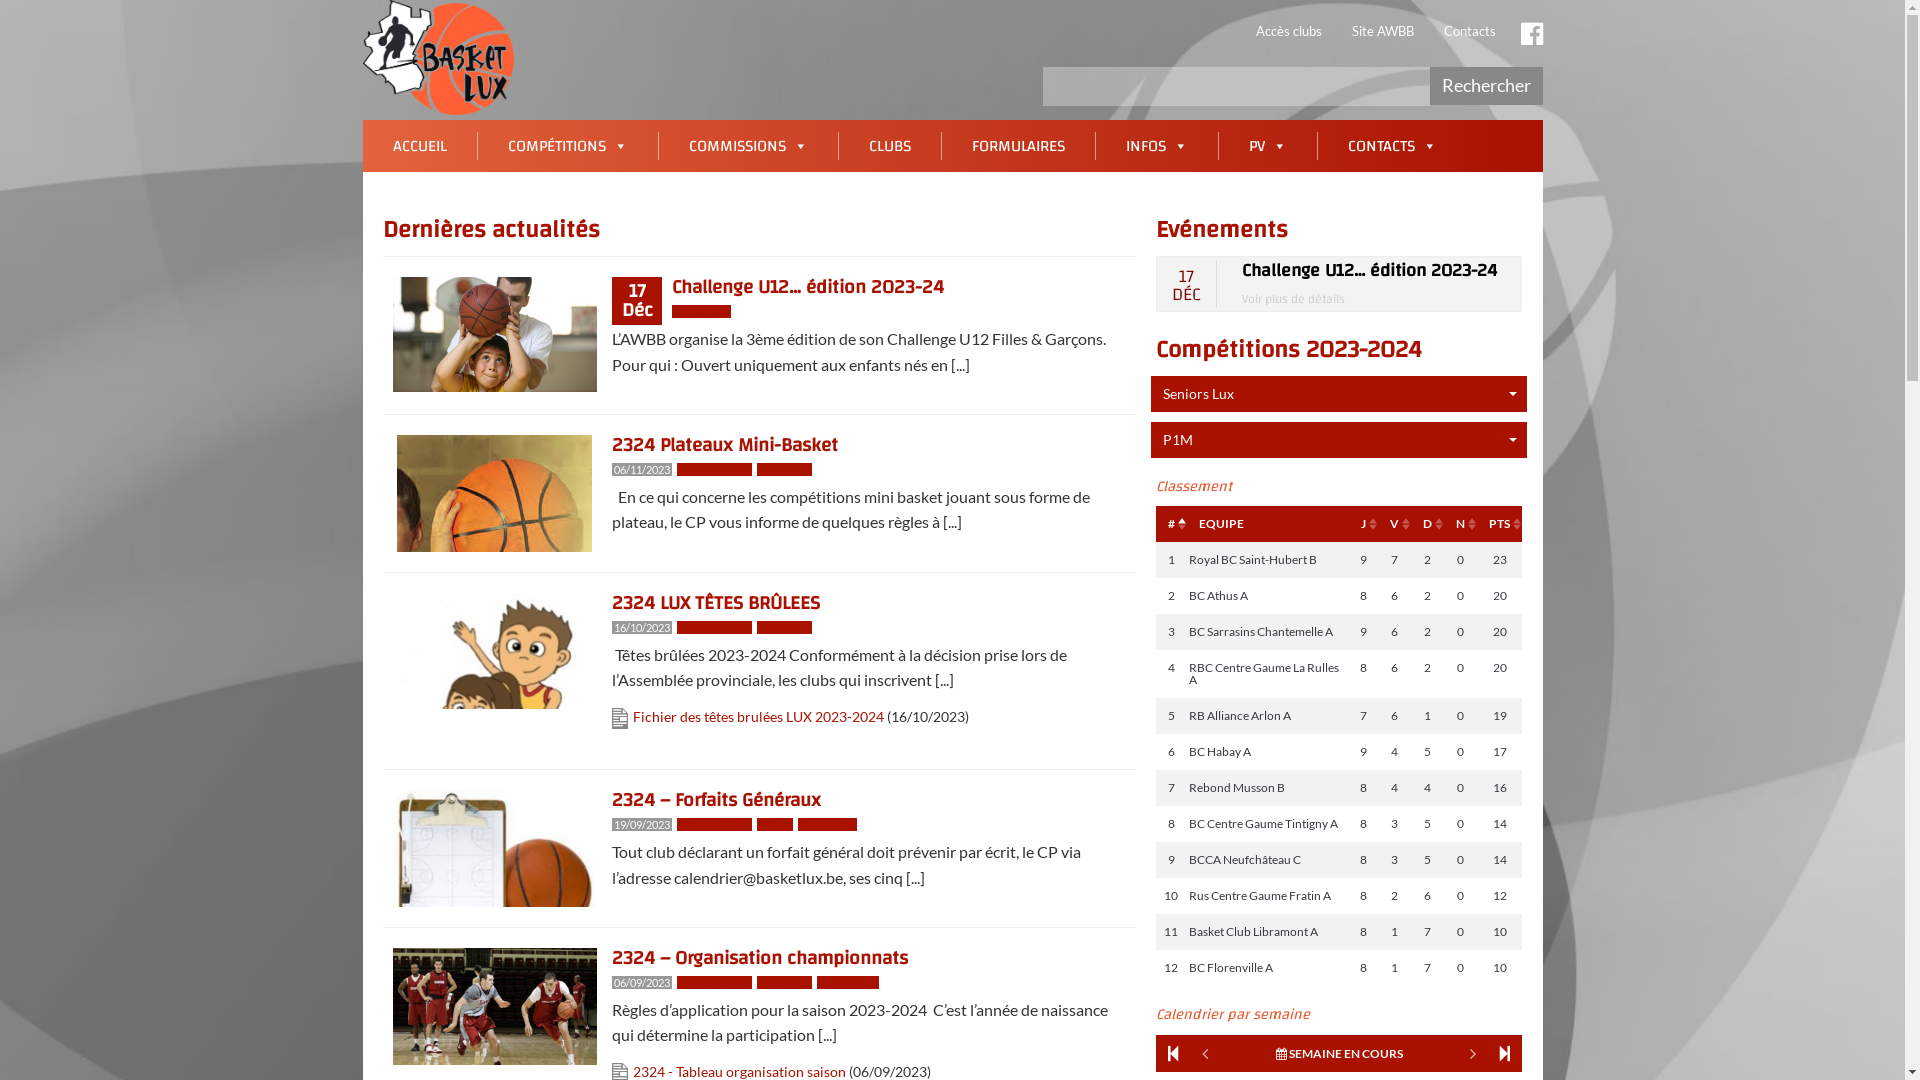 The width and height of the screenshot is (1920, 1080). What do you see at coordinates (417, 145) in the screenshot?
I see `'ACCUEIL'` at bounding box center [417, 145].